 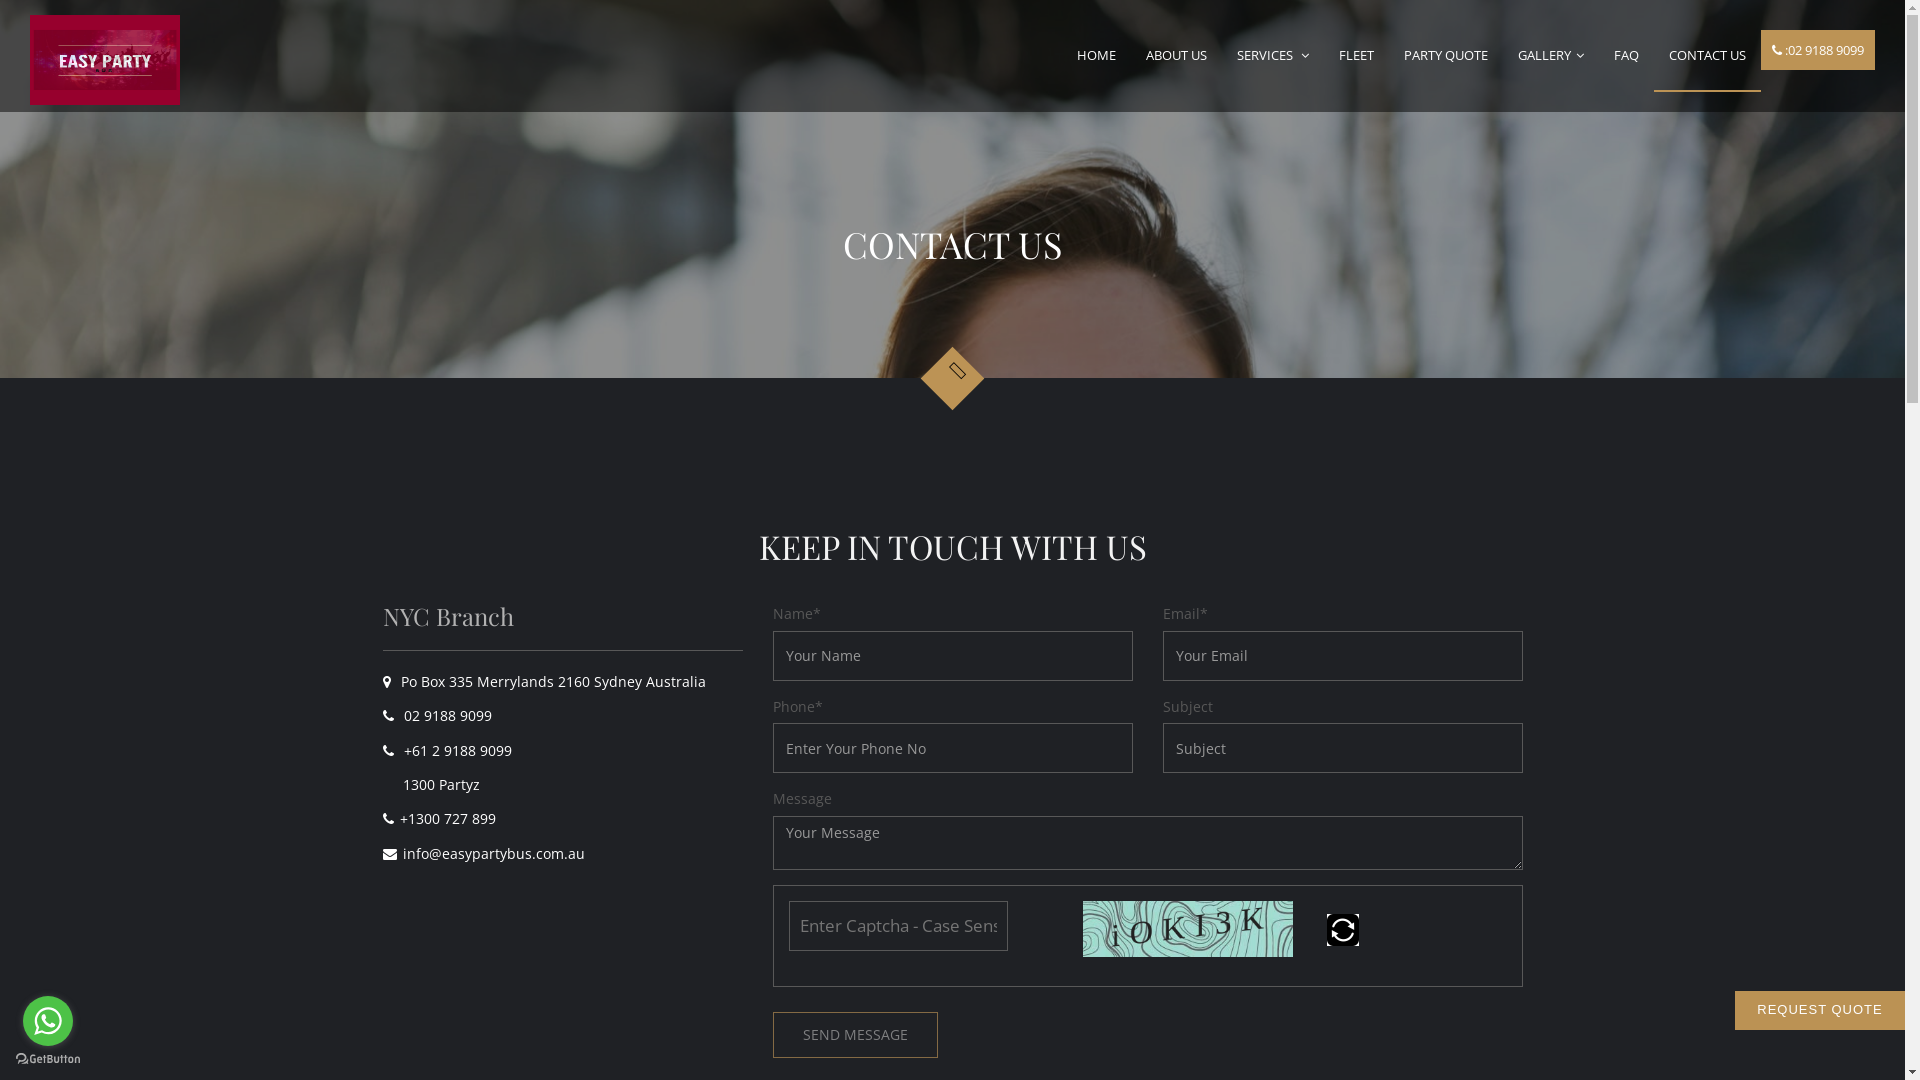 I want to click on '+61 2 9188 9099', so click(x=459, y=750).